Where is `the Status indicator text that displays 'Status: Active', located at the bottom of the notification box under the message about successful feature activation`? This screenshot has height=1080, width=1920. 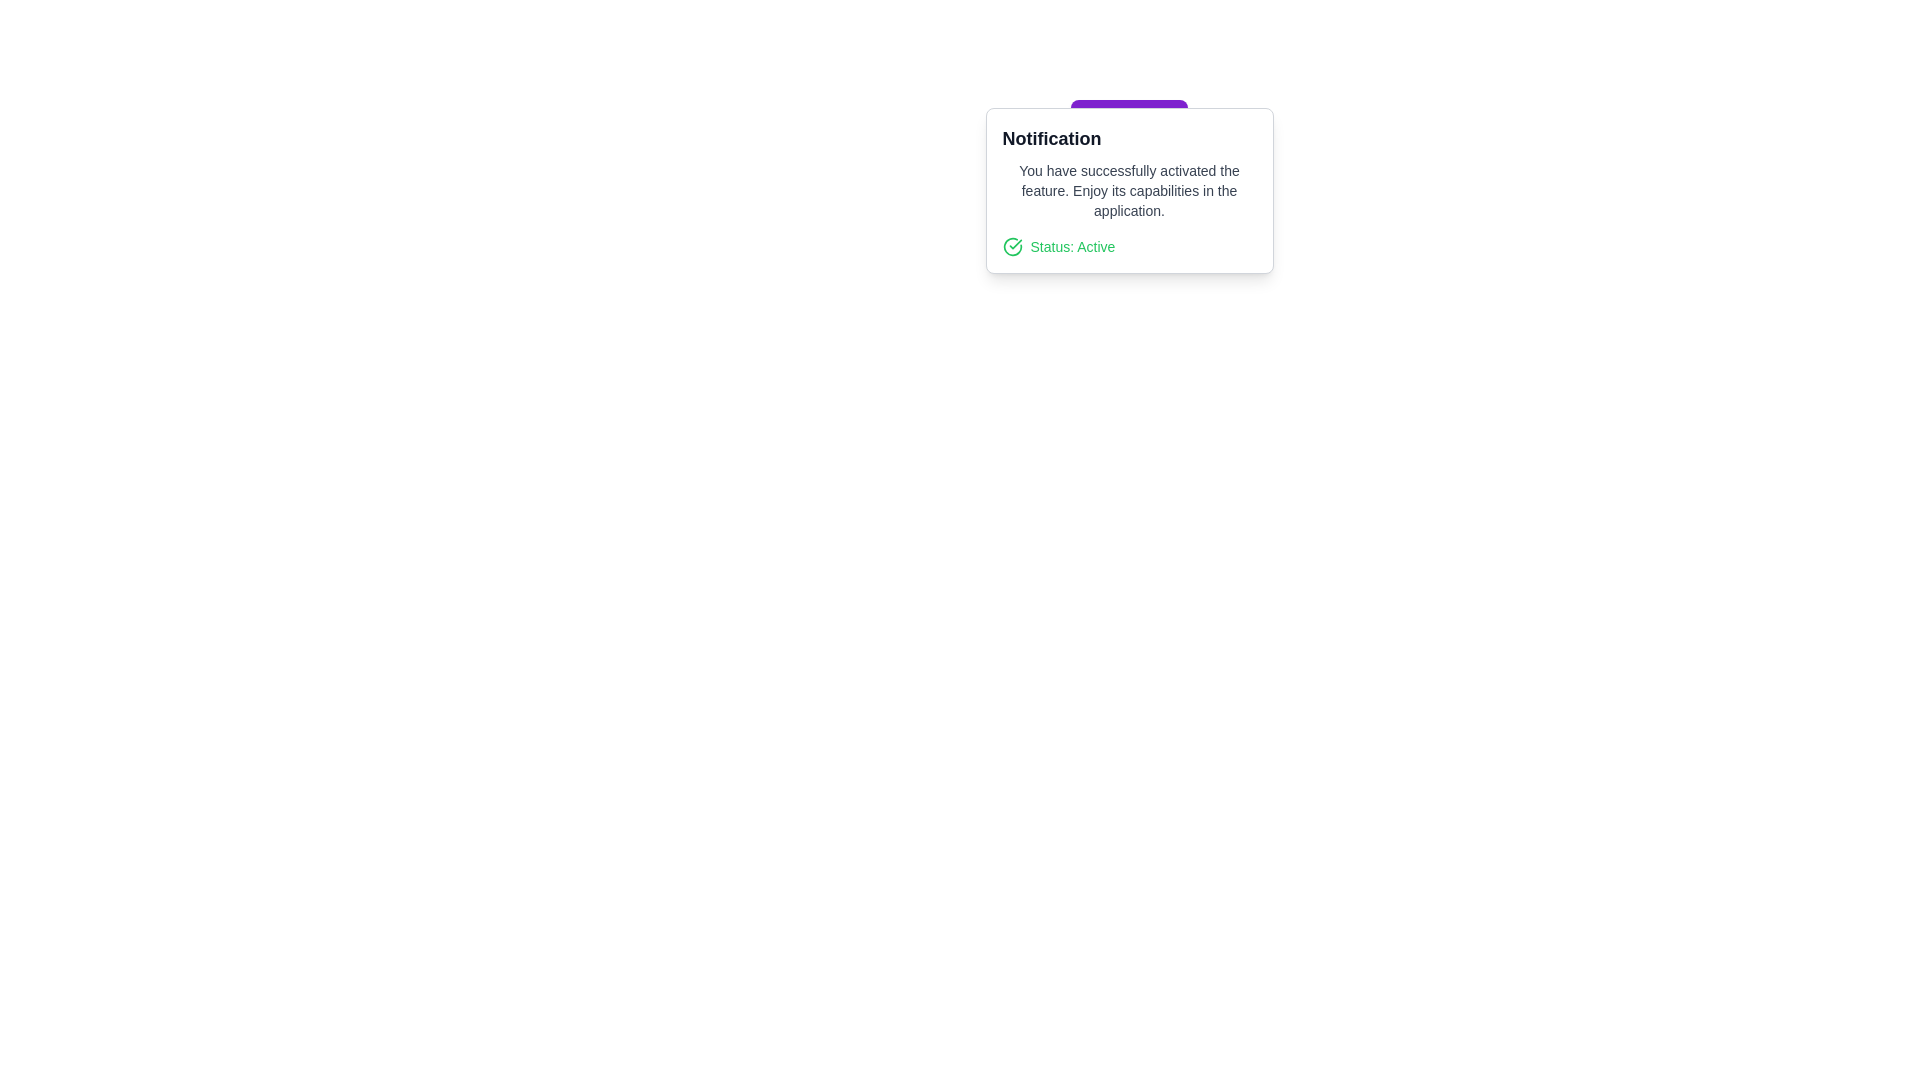
the Status indicator text that displays 'Status: Active', located at the bottom of the notification box under the message about successful feature activation is located at coordinates (1057, 245).